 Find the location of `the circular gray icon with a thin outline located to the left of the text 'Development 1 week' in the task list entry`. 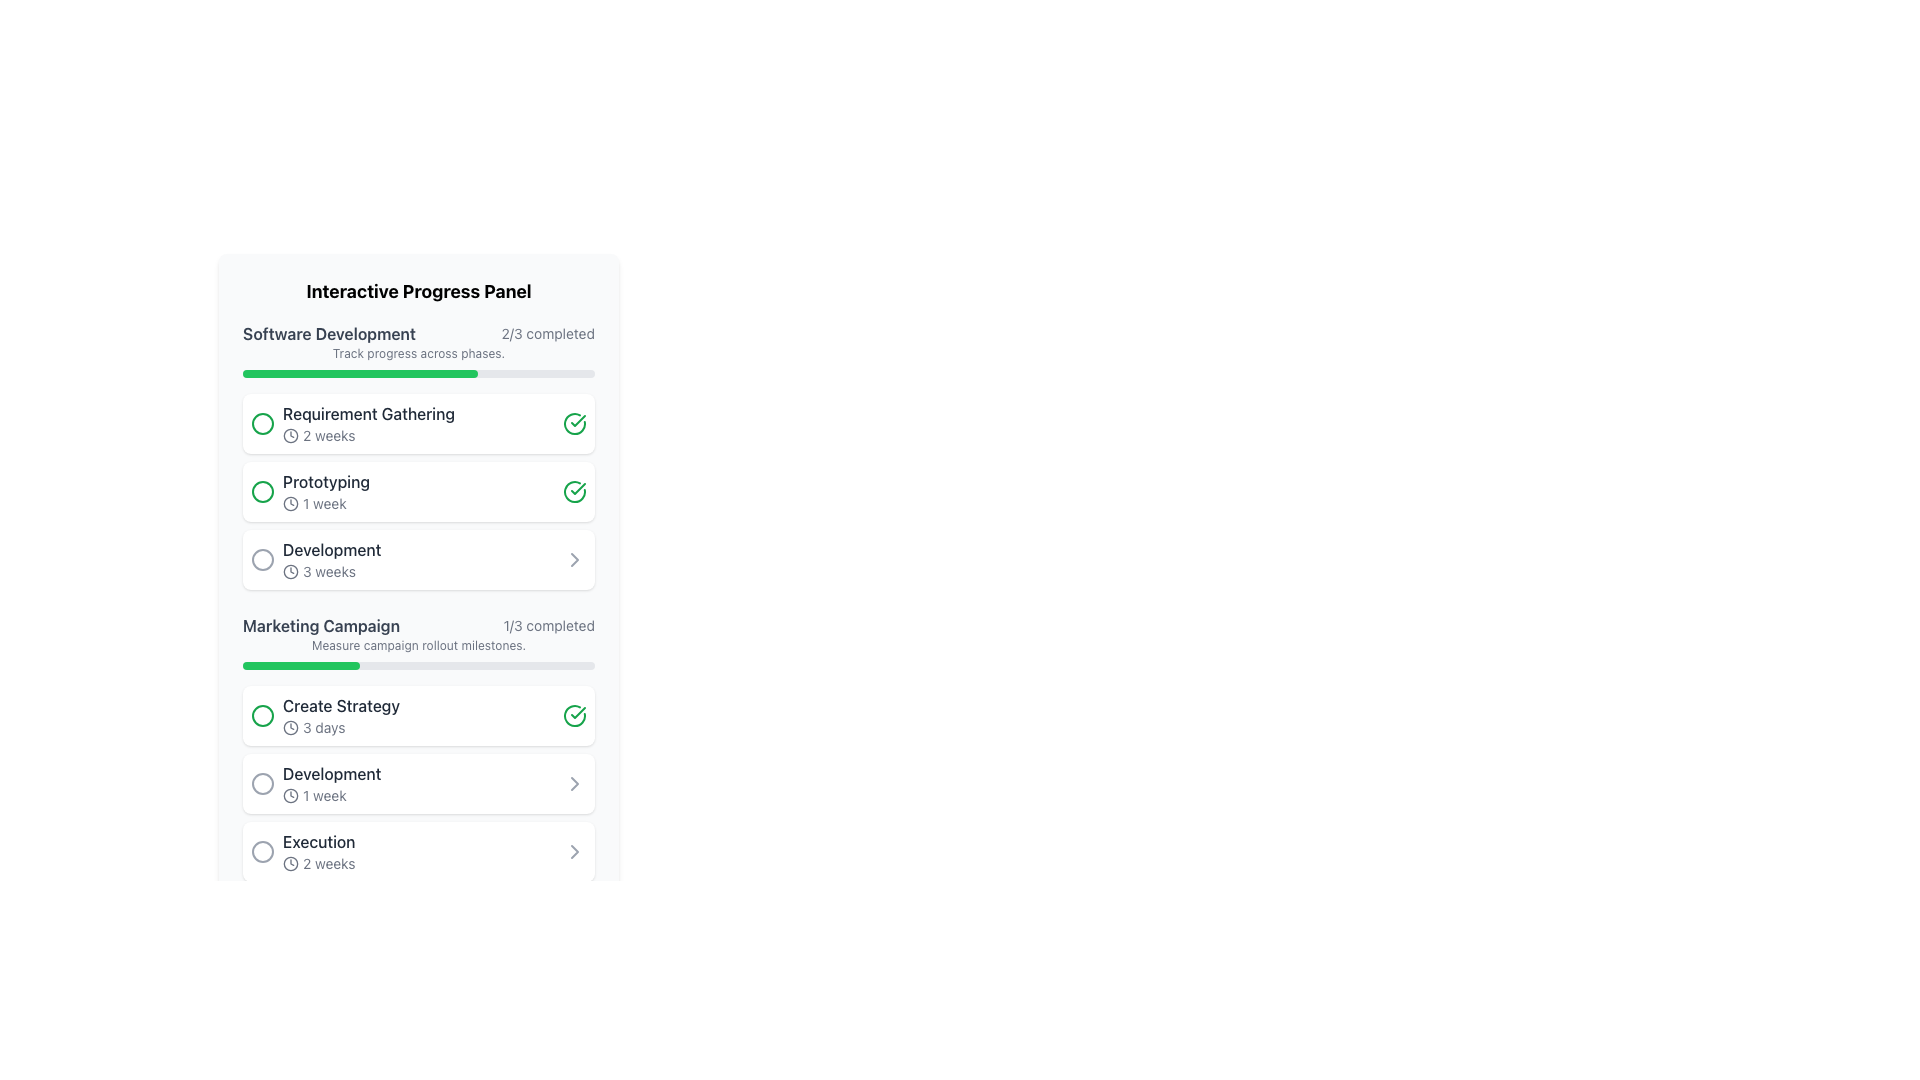

the circular gray icon with a thin outline located to the left of the text 'Development 1 week' in the task list entry is located at coordinates (262, 782).